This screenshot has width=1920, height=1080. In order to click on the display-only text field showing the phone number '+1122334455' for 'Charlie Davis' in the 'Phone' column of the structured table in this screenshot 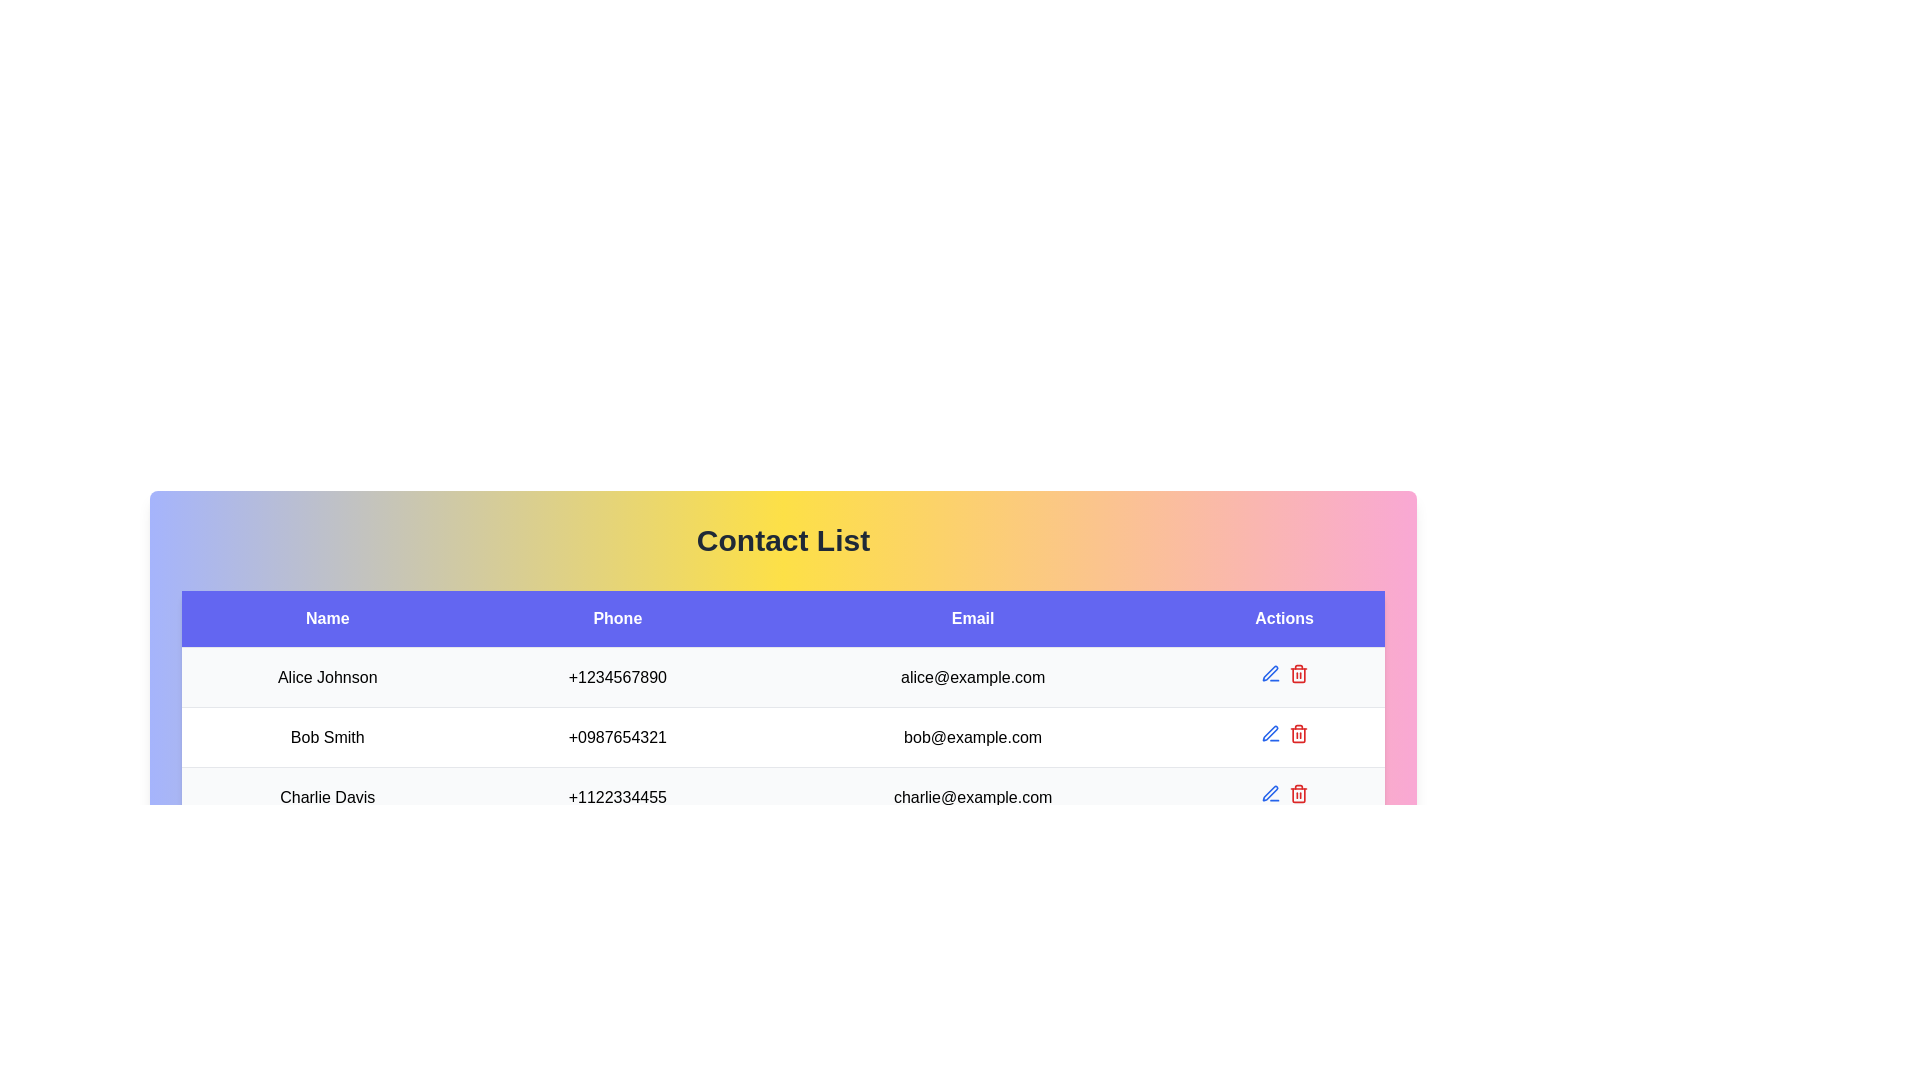, I will do `click(616, 796)`.